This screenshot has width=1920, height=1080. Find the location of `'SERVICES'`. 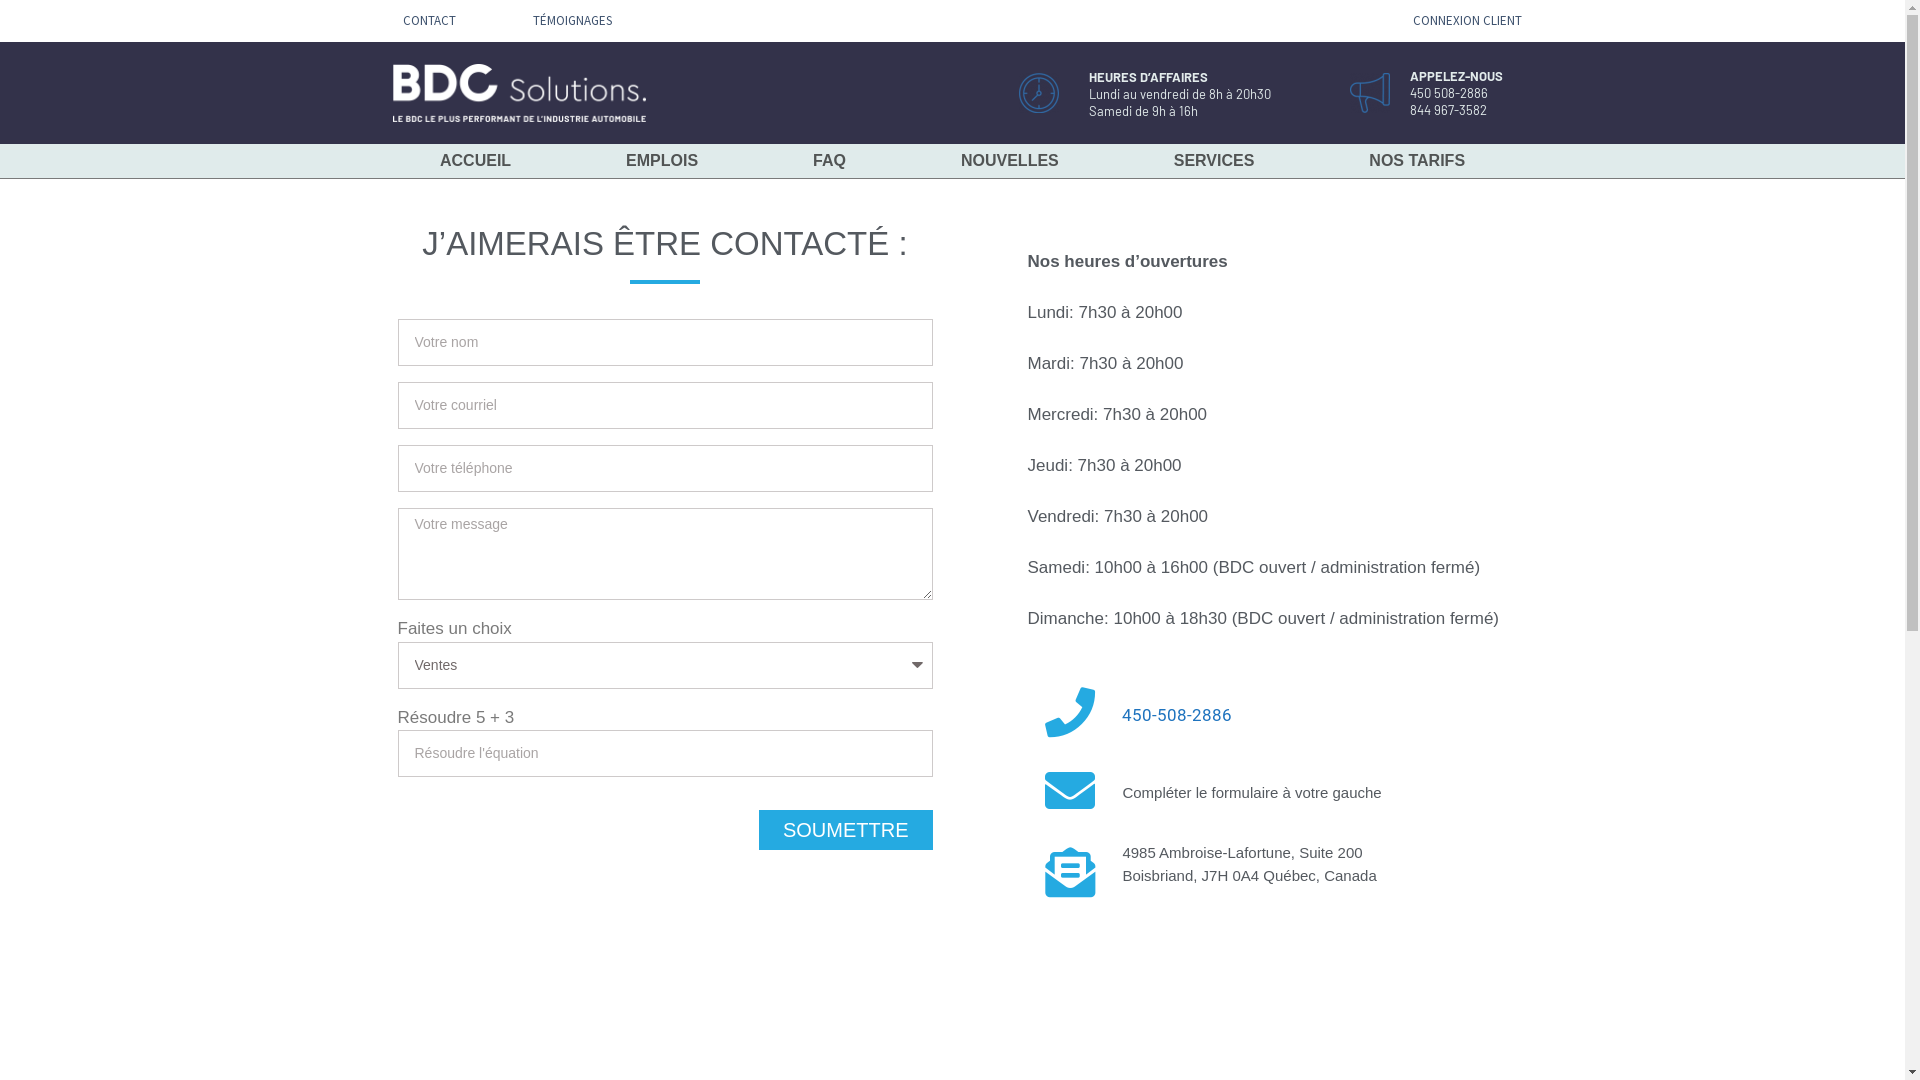

'SERVICES' is located at coordinates (1213, 160).